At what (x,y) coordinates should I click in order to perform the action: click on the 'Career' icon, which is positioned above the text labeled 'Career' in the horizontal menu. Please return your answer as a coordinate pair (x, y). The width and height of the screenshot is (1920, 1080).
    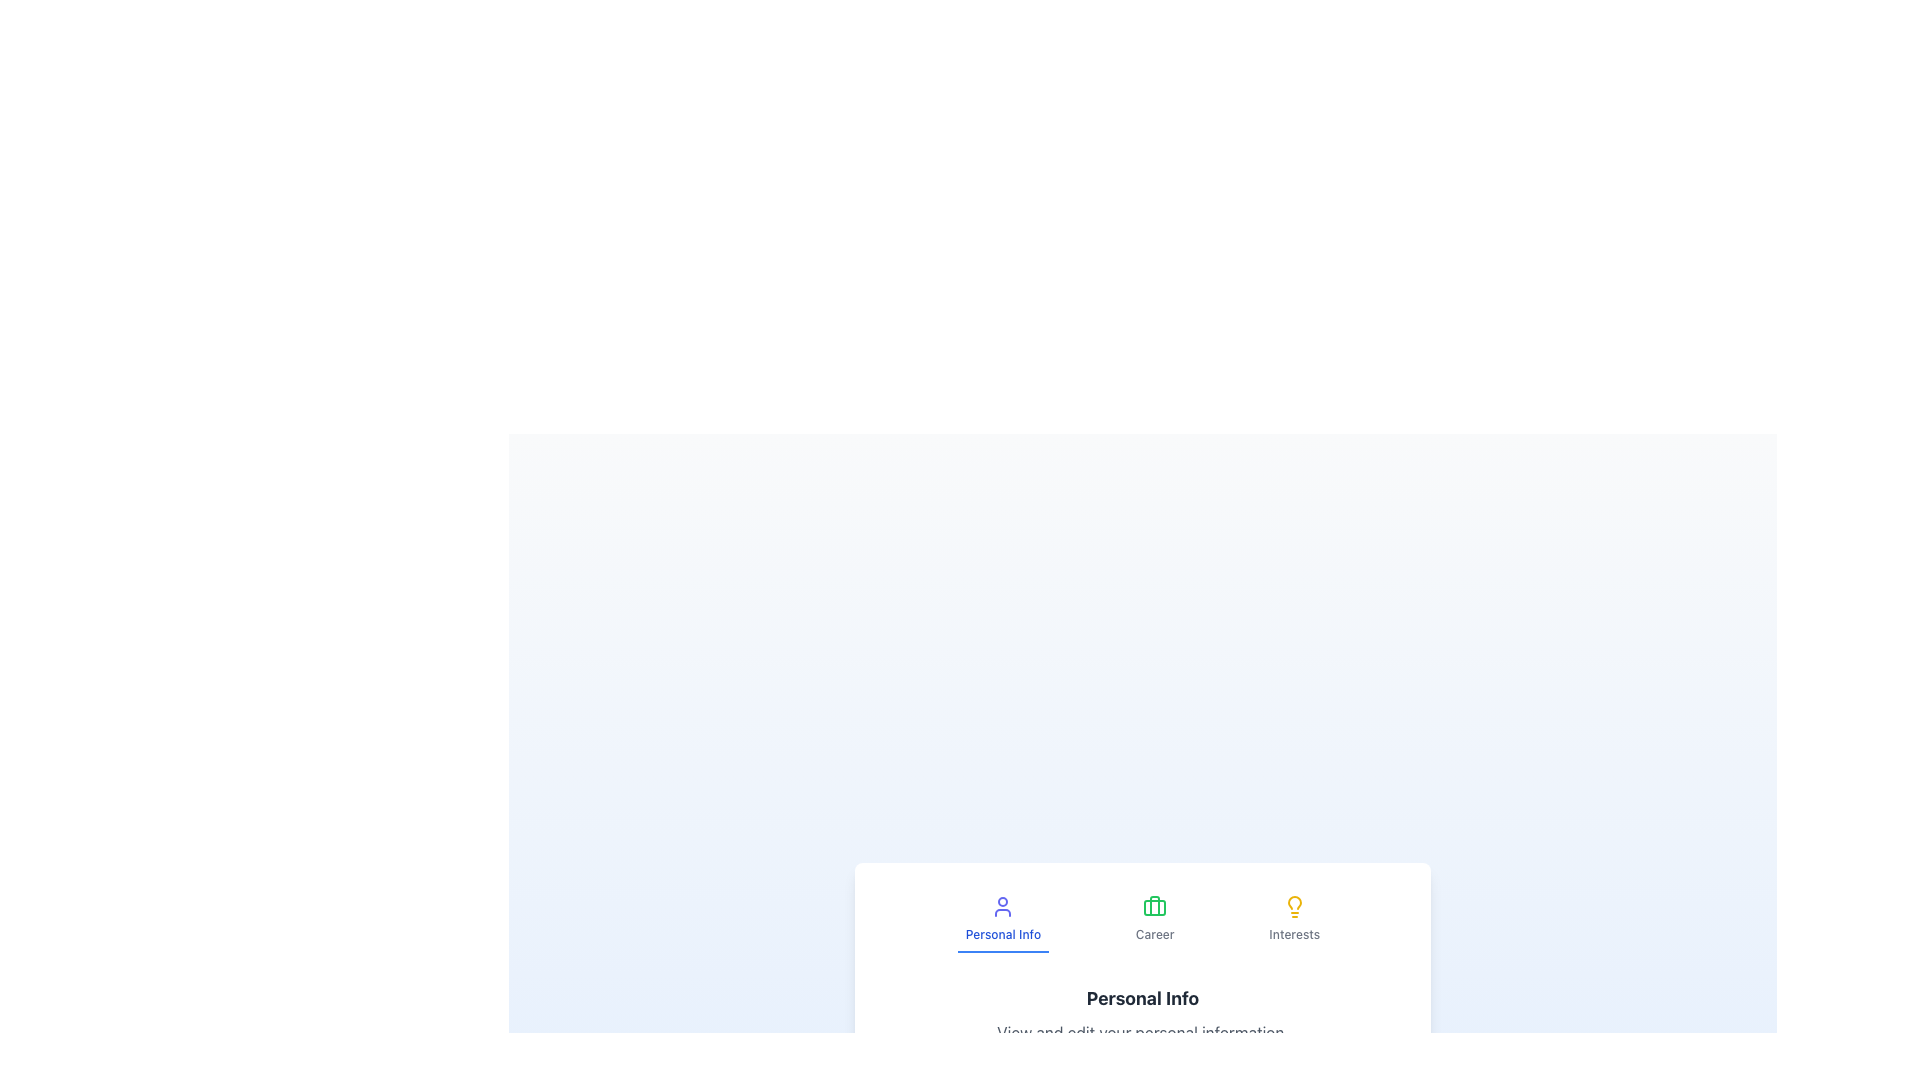
    Looking at the image, I should click on (1155, 906).